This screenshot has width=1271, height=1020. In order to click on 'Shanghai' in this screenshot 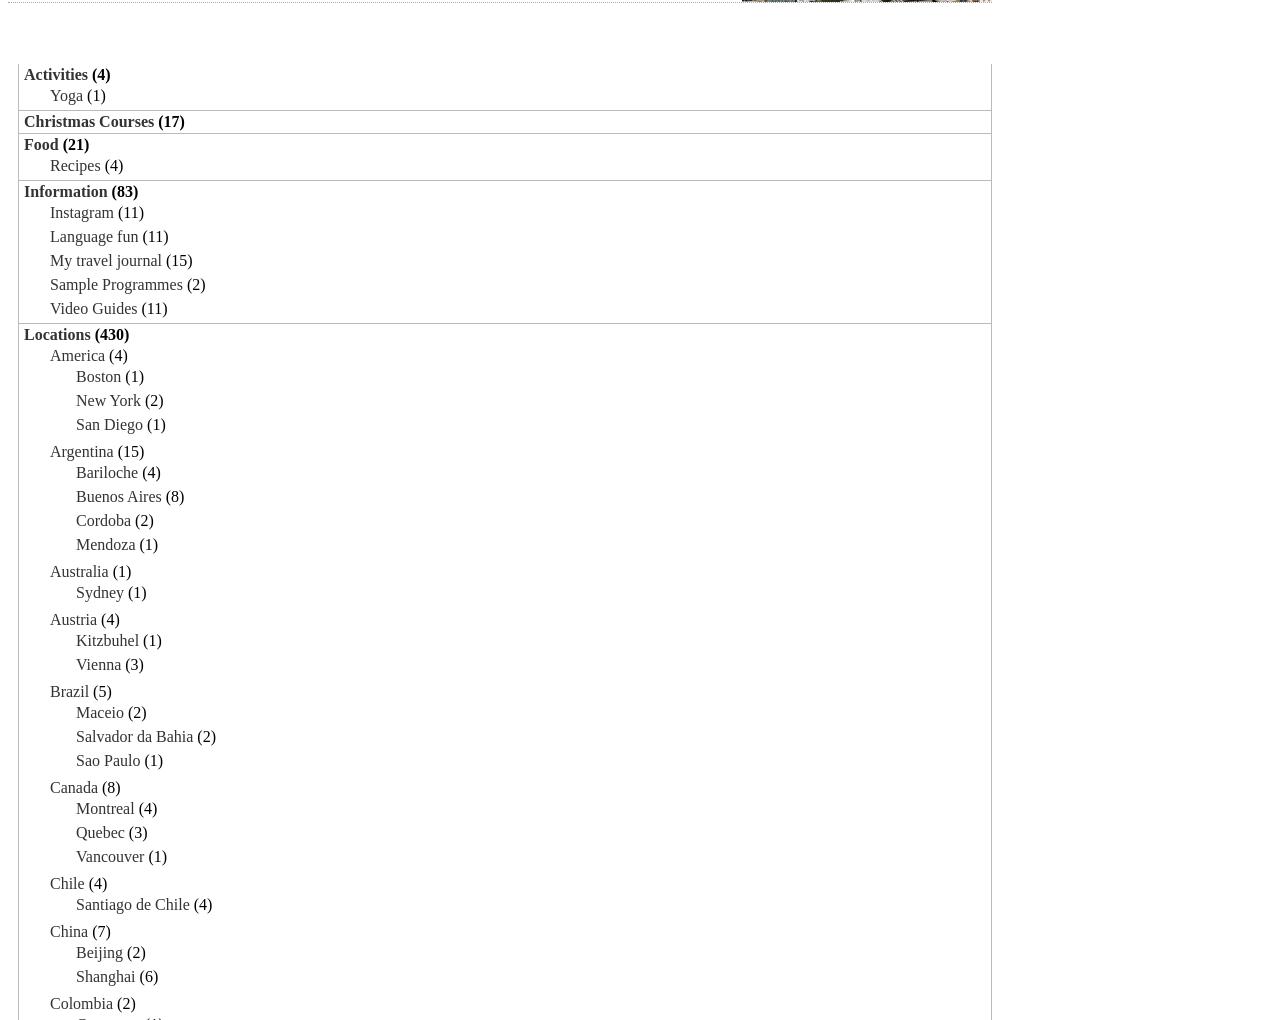, I will do `click(105, 974)`.